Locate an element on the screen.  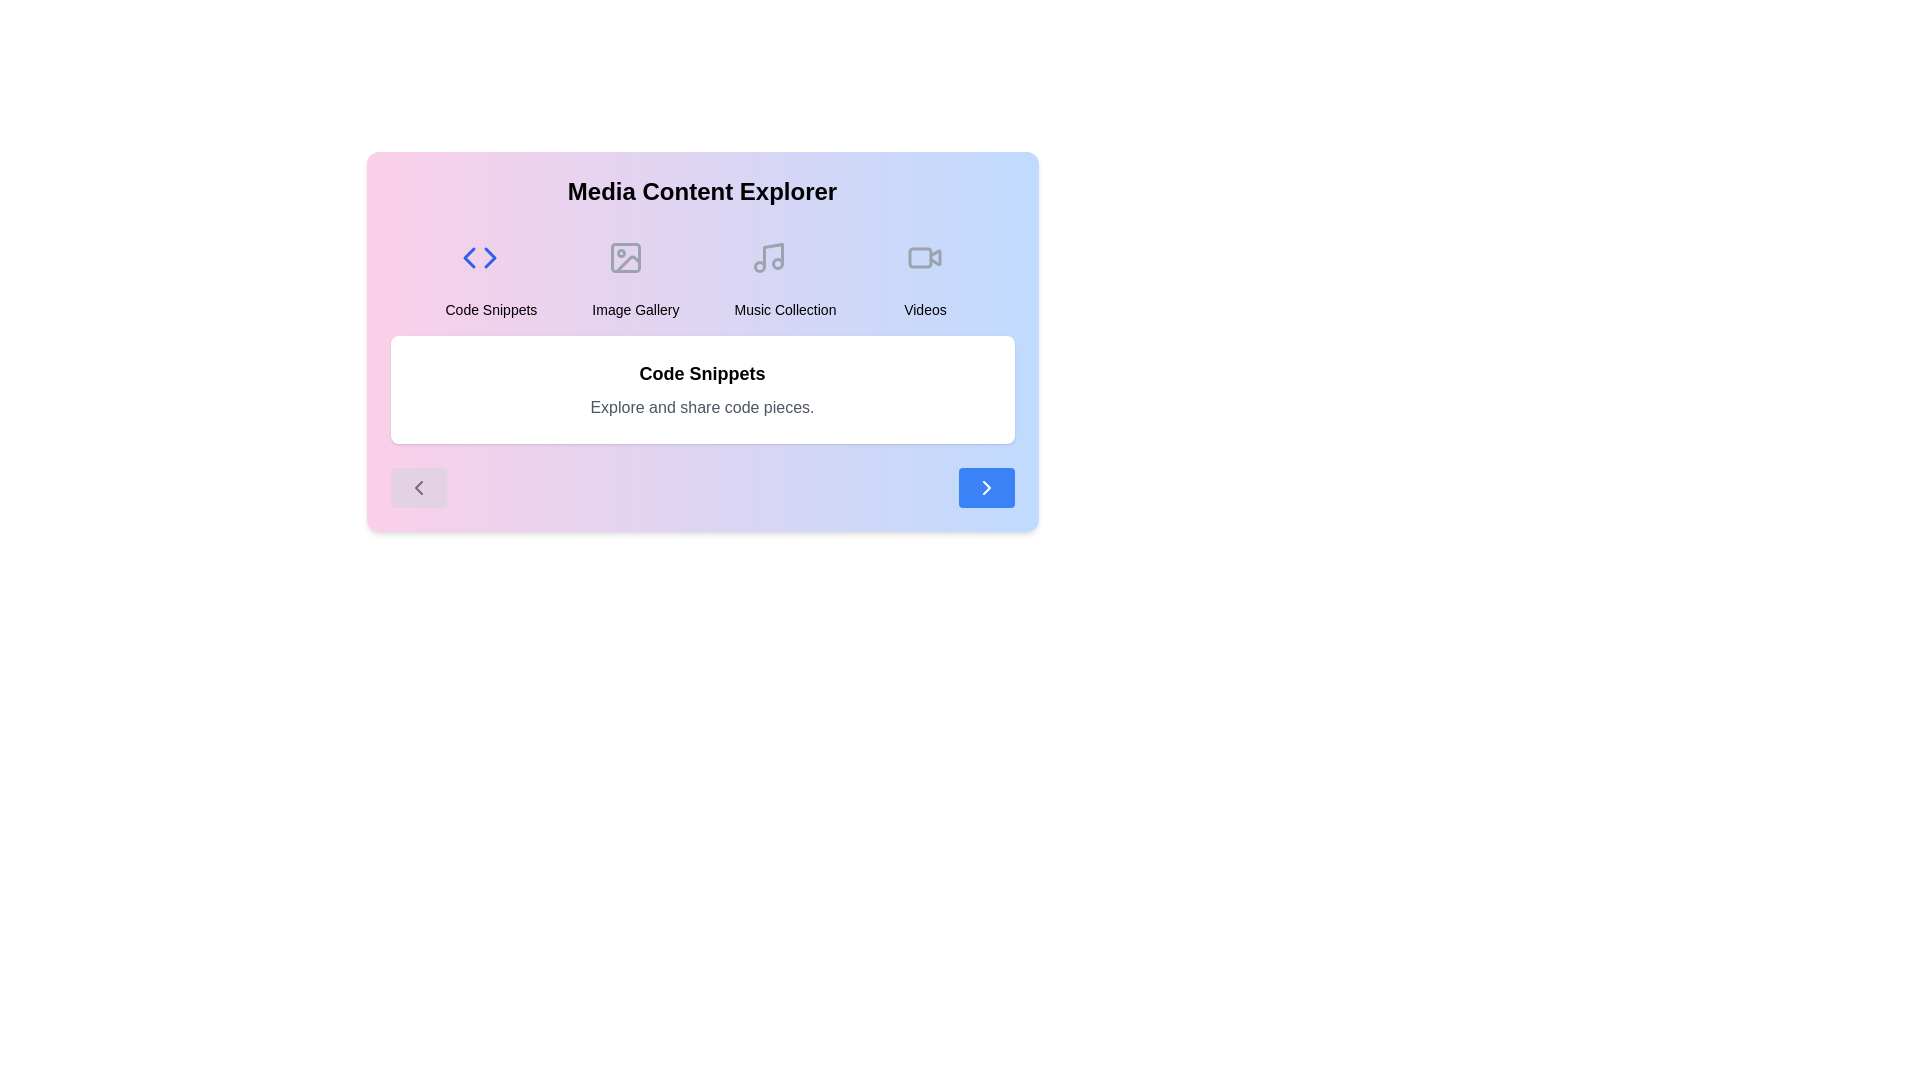
the content category Videos by clicking on its respective button is located at coordinates (924, 272).